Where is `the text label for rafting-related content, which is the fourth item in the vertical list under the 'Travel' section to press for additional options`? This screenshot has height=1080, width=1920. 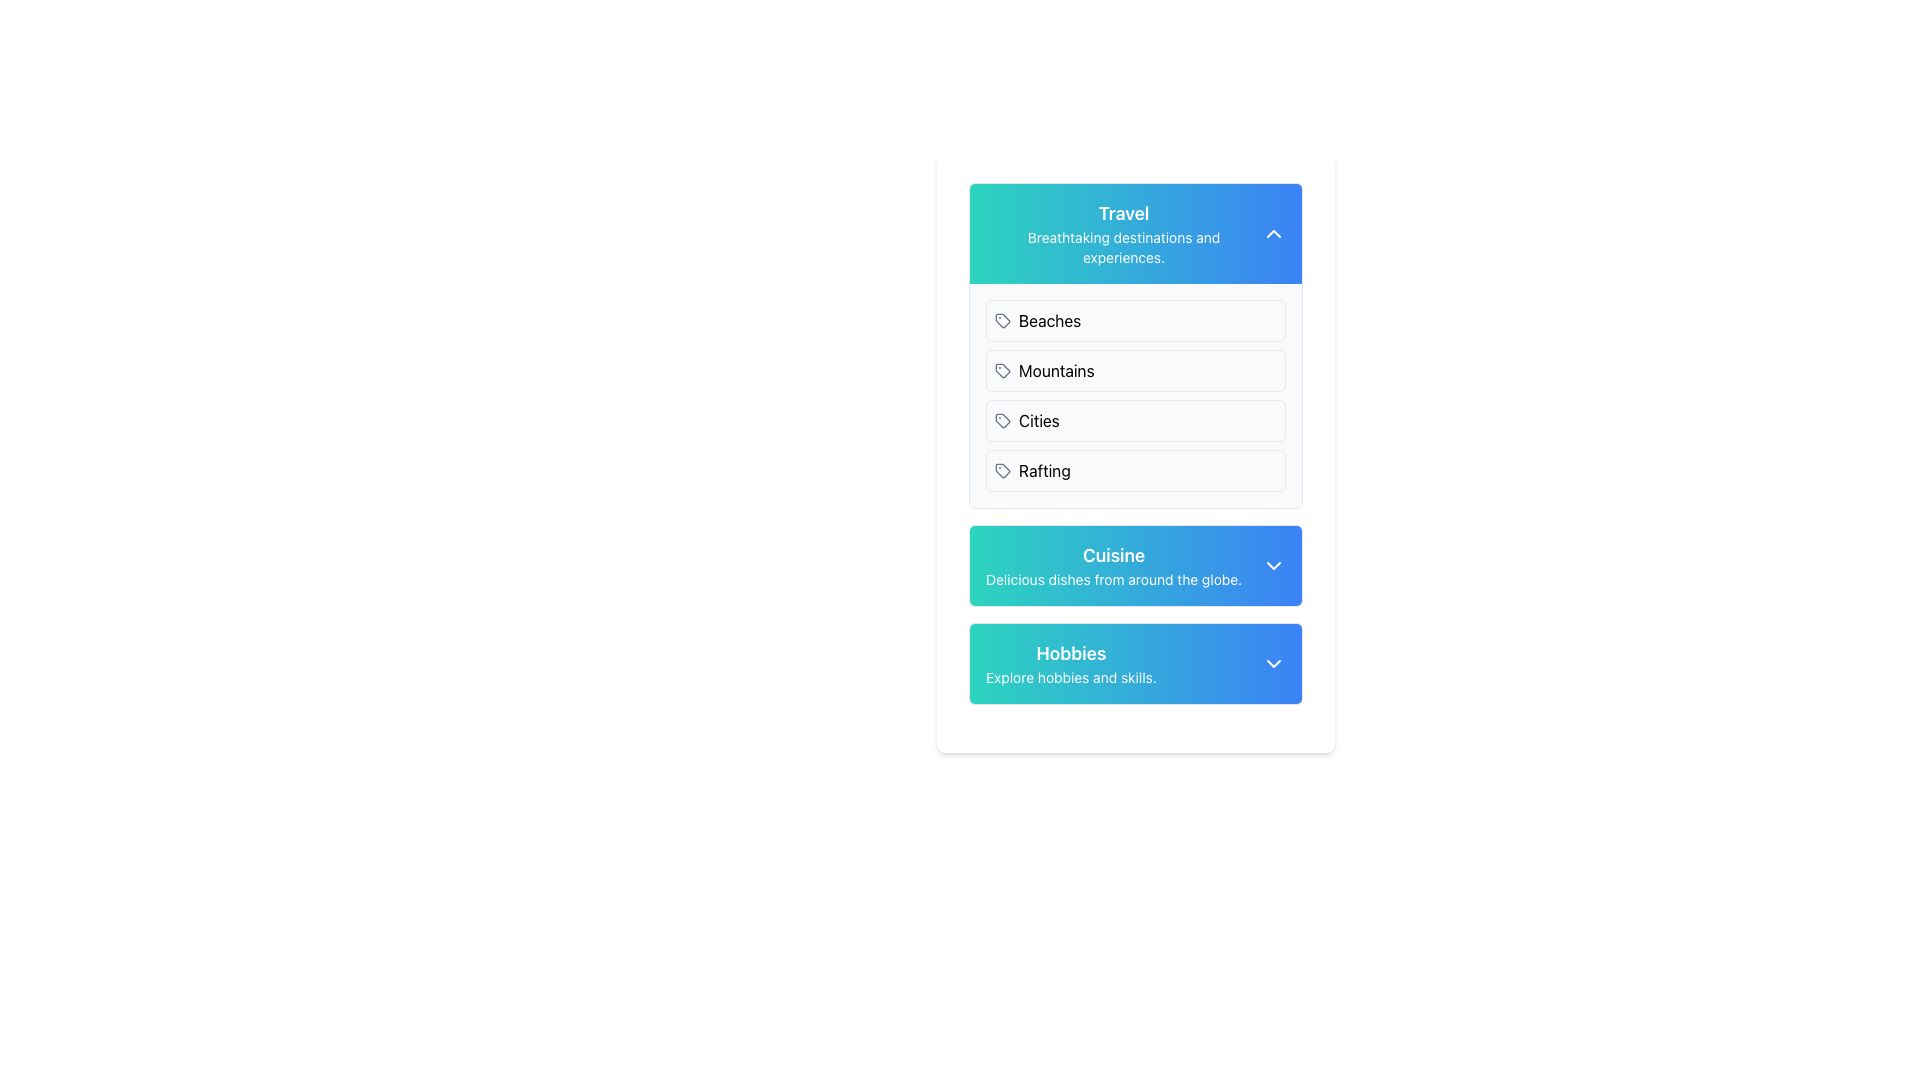
the text label for rafting-related content, which is the fourth item in the vertical list under the 'Travel' section to press for additional options is located at coordinates (1043, 470).